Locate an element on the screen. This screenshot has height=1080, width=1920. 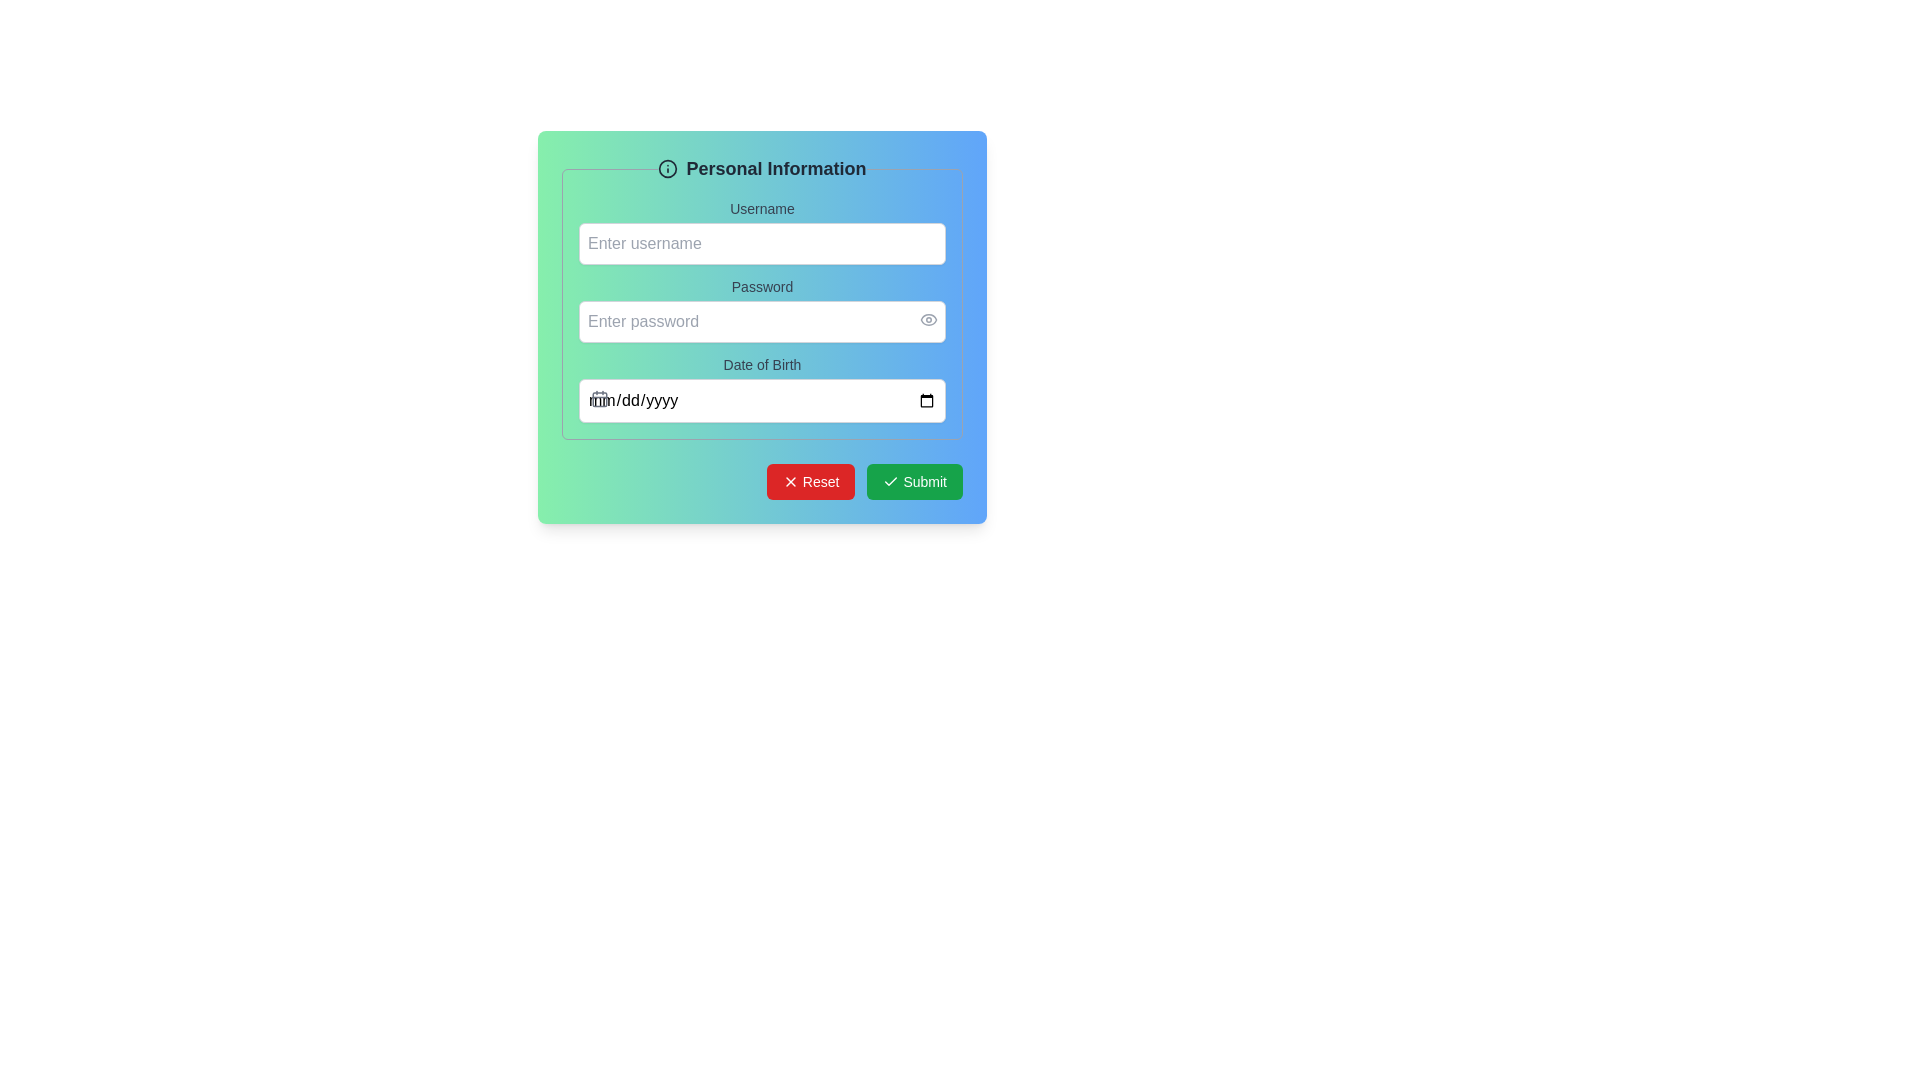
the 'Reset' button containing the 'X' shaped cancel icon for keyboard navigation is located at coordinates (789, 482).